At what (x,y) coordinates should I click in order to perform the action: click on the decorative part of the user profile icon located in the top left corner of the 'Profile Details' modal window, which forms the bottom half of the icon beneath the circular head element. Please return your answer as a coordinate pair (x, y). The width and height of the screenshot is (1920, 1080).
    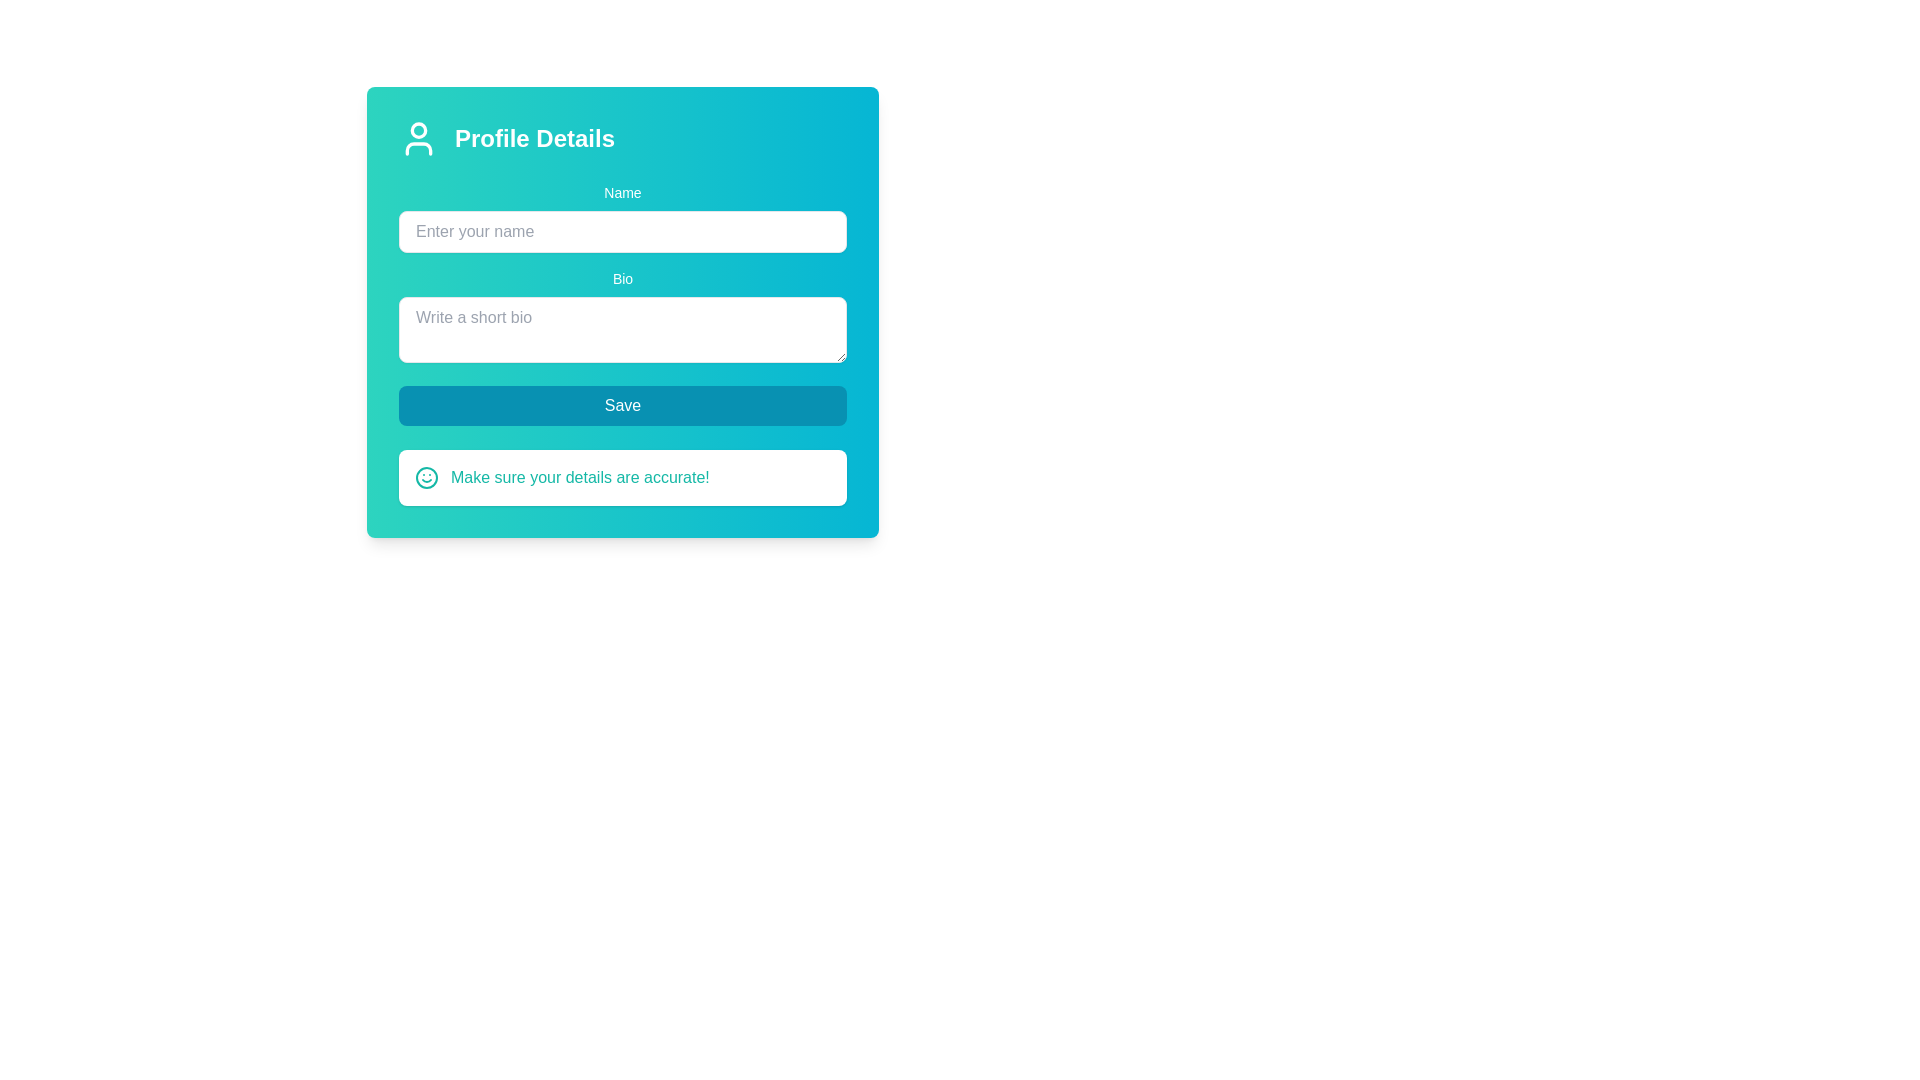
    Looking at the image, I should click on (417, 148).